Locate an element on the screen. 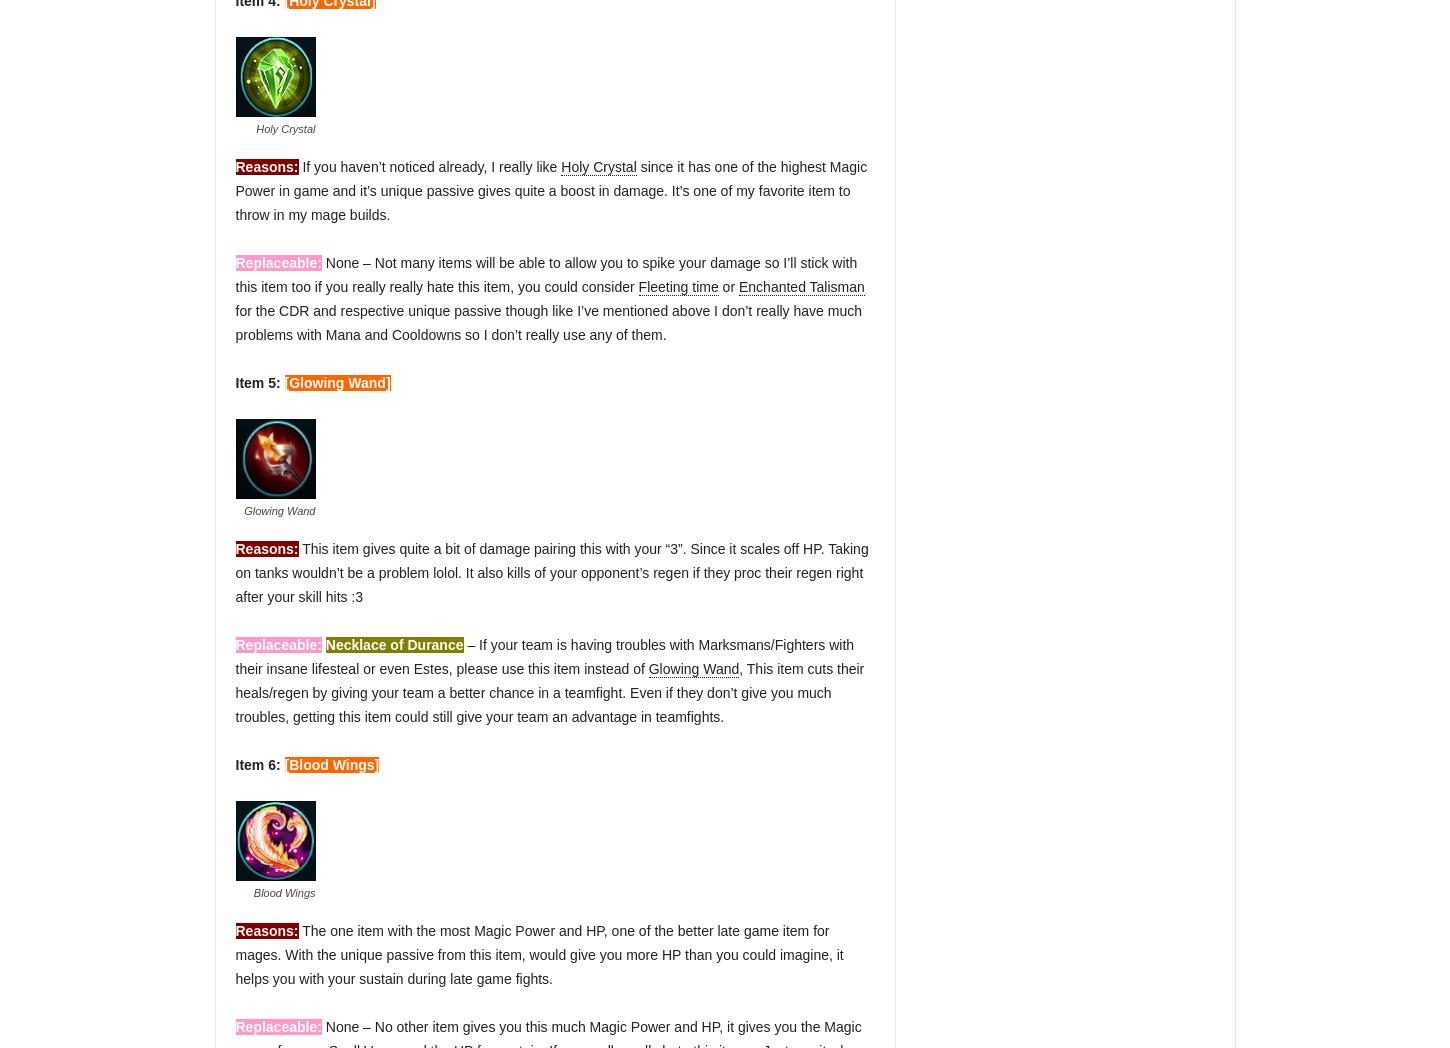 The height and width of the screenshot is (1048, 1450). 'Item 5:' is located at coordinates (259, 382).